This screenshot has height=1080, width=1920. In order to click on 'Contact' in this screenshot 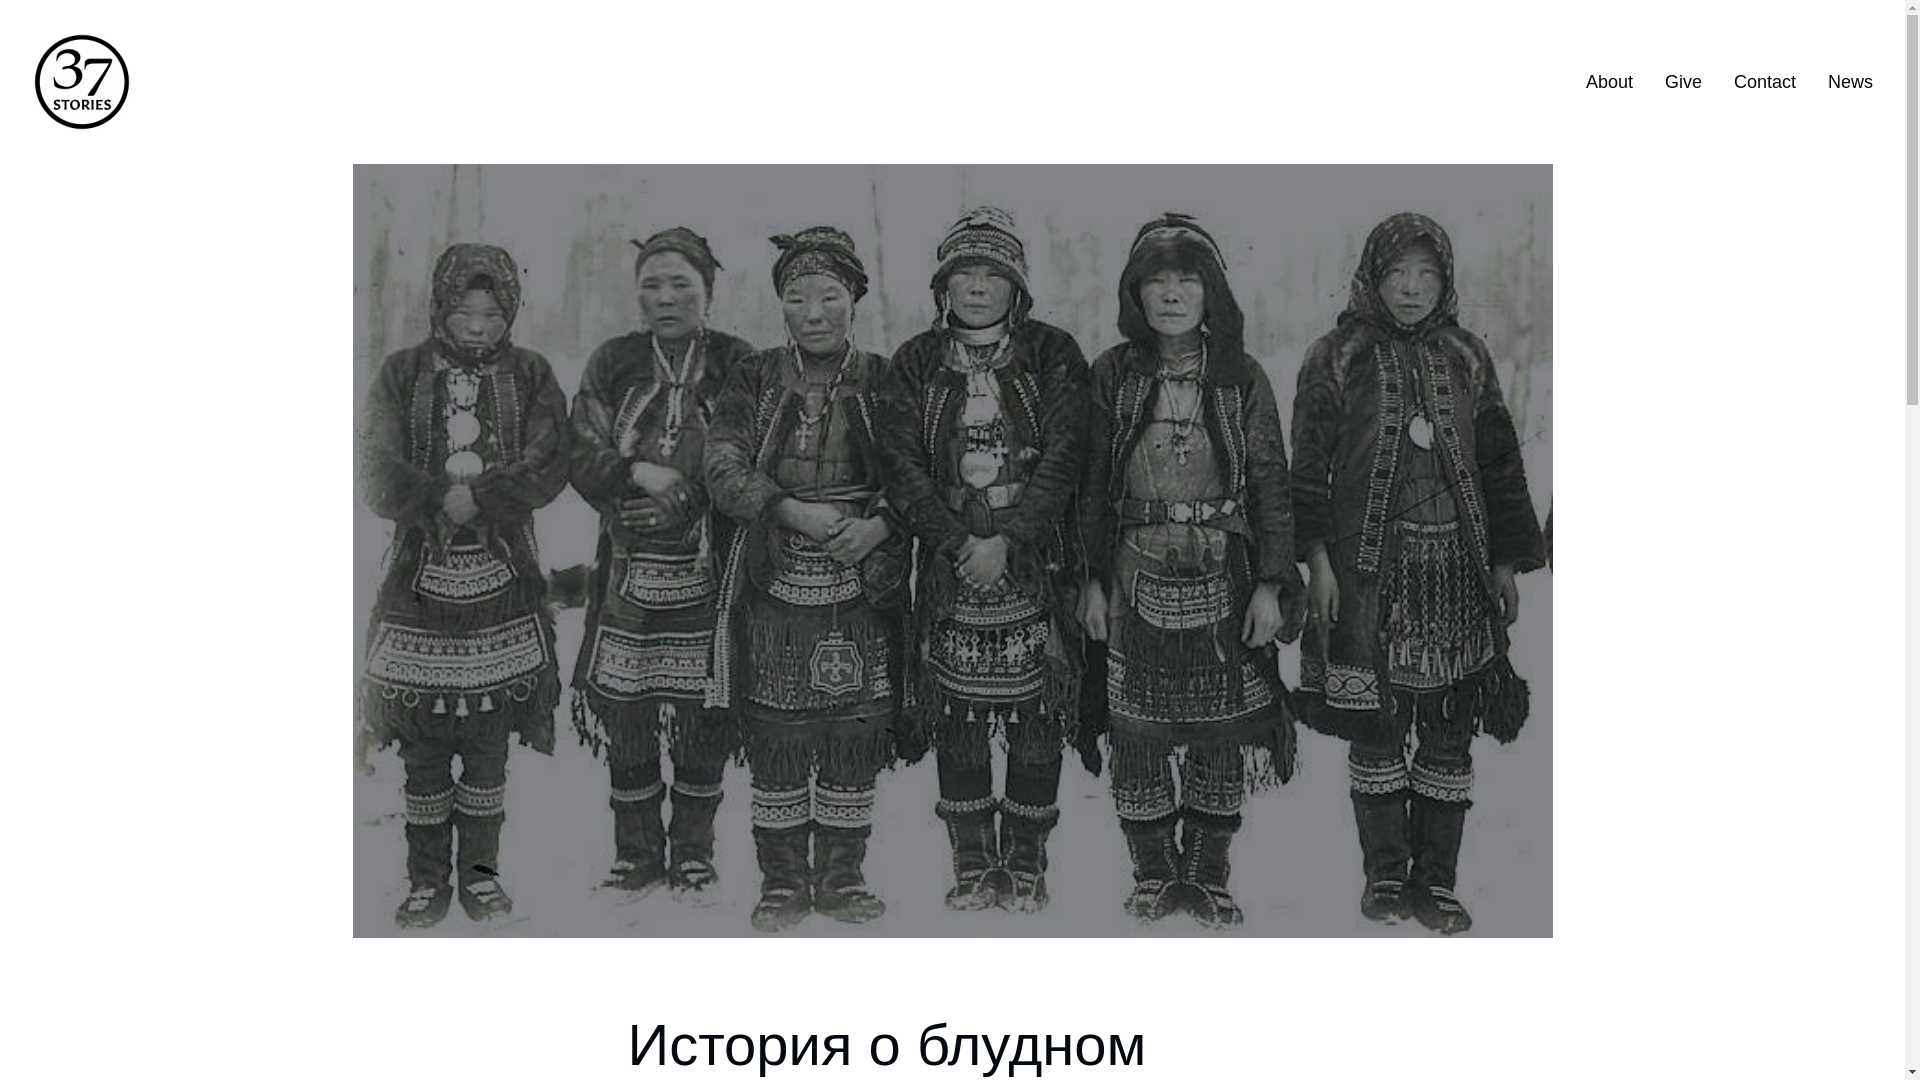, I will do `click(1765, 81)`.